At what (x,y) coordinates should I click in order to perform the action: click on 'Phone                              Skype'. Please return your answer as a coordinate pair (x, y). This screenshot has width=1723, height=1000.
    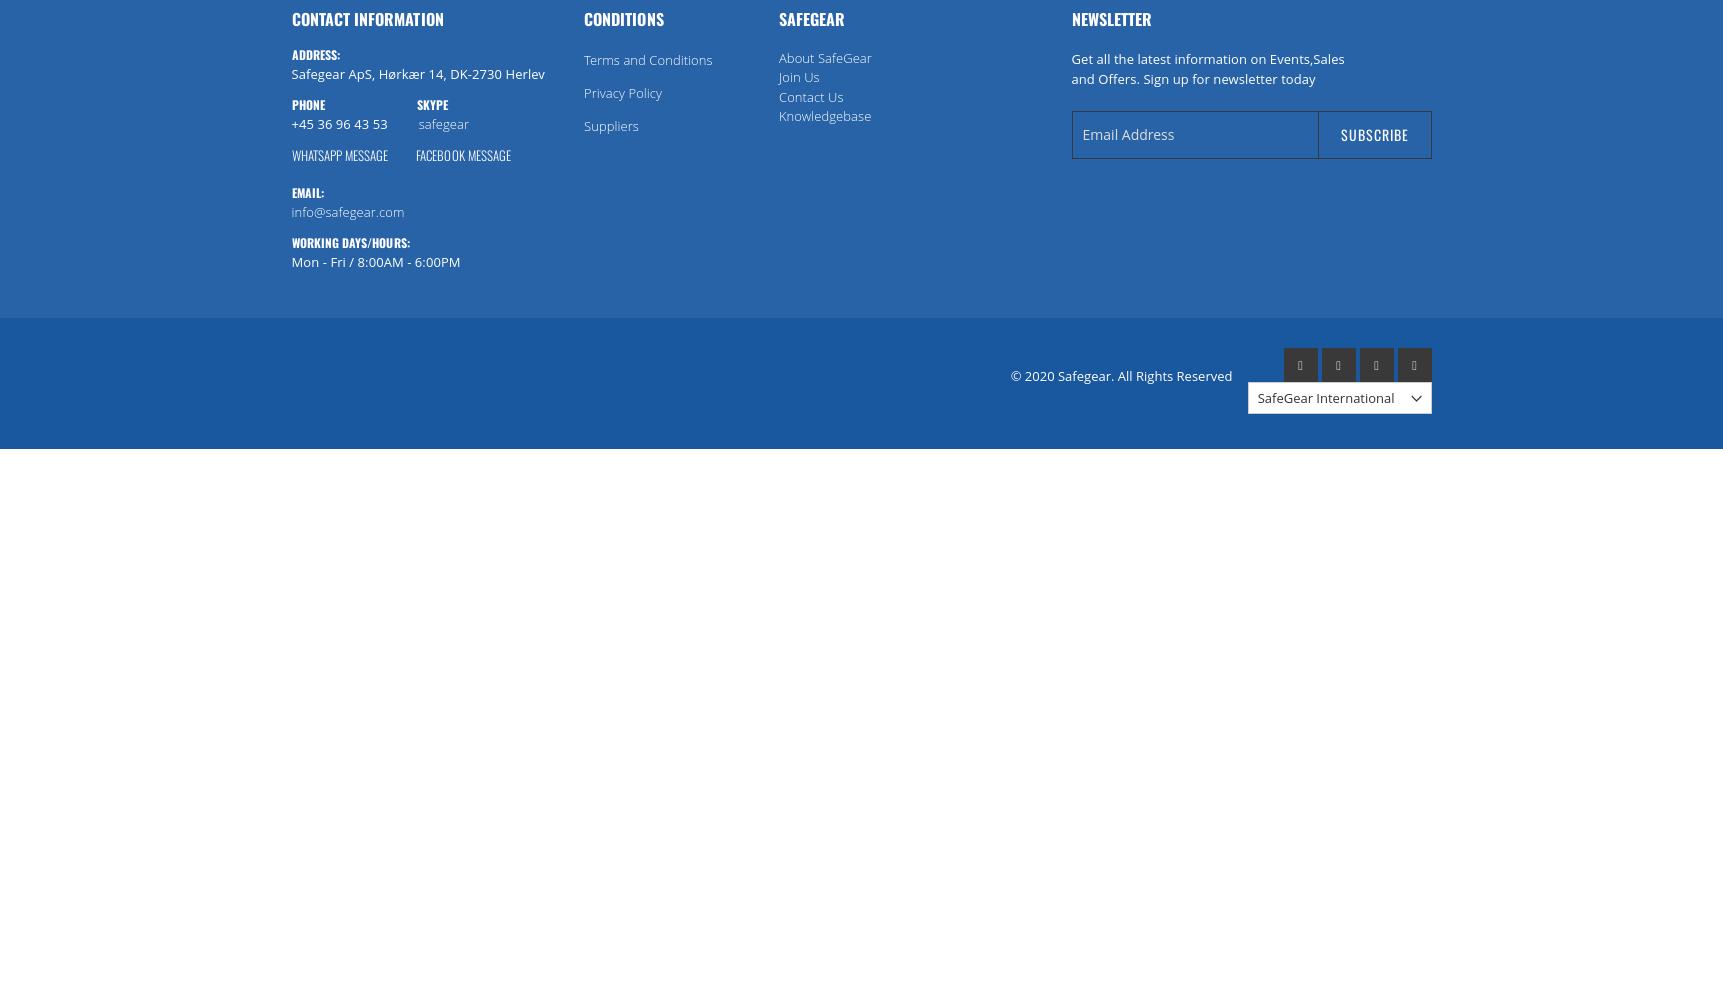
    Looking at the image, I should click on (368, 102).